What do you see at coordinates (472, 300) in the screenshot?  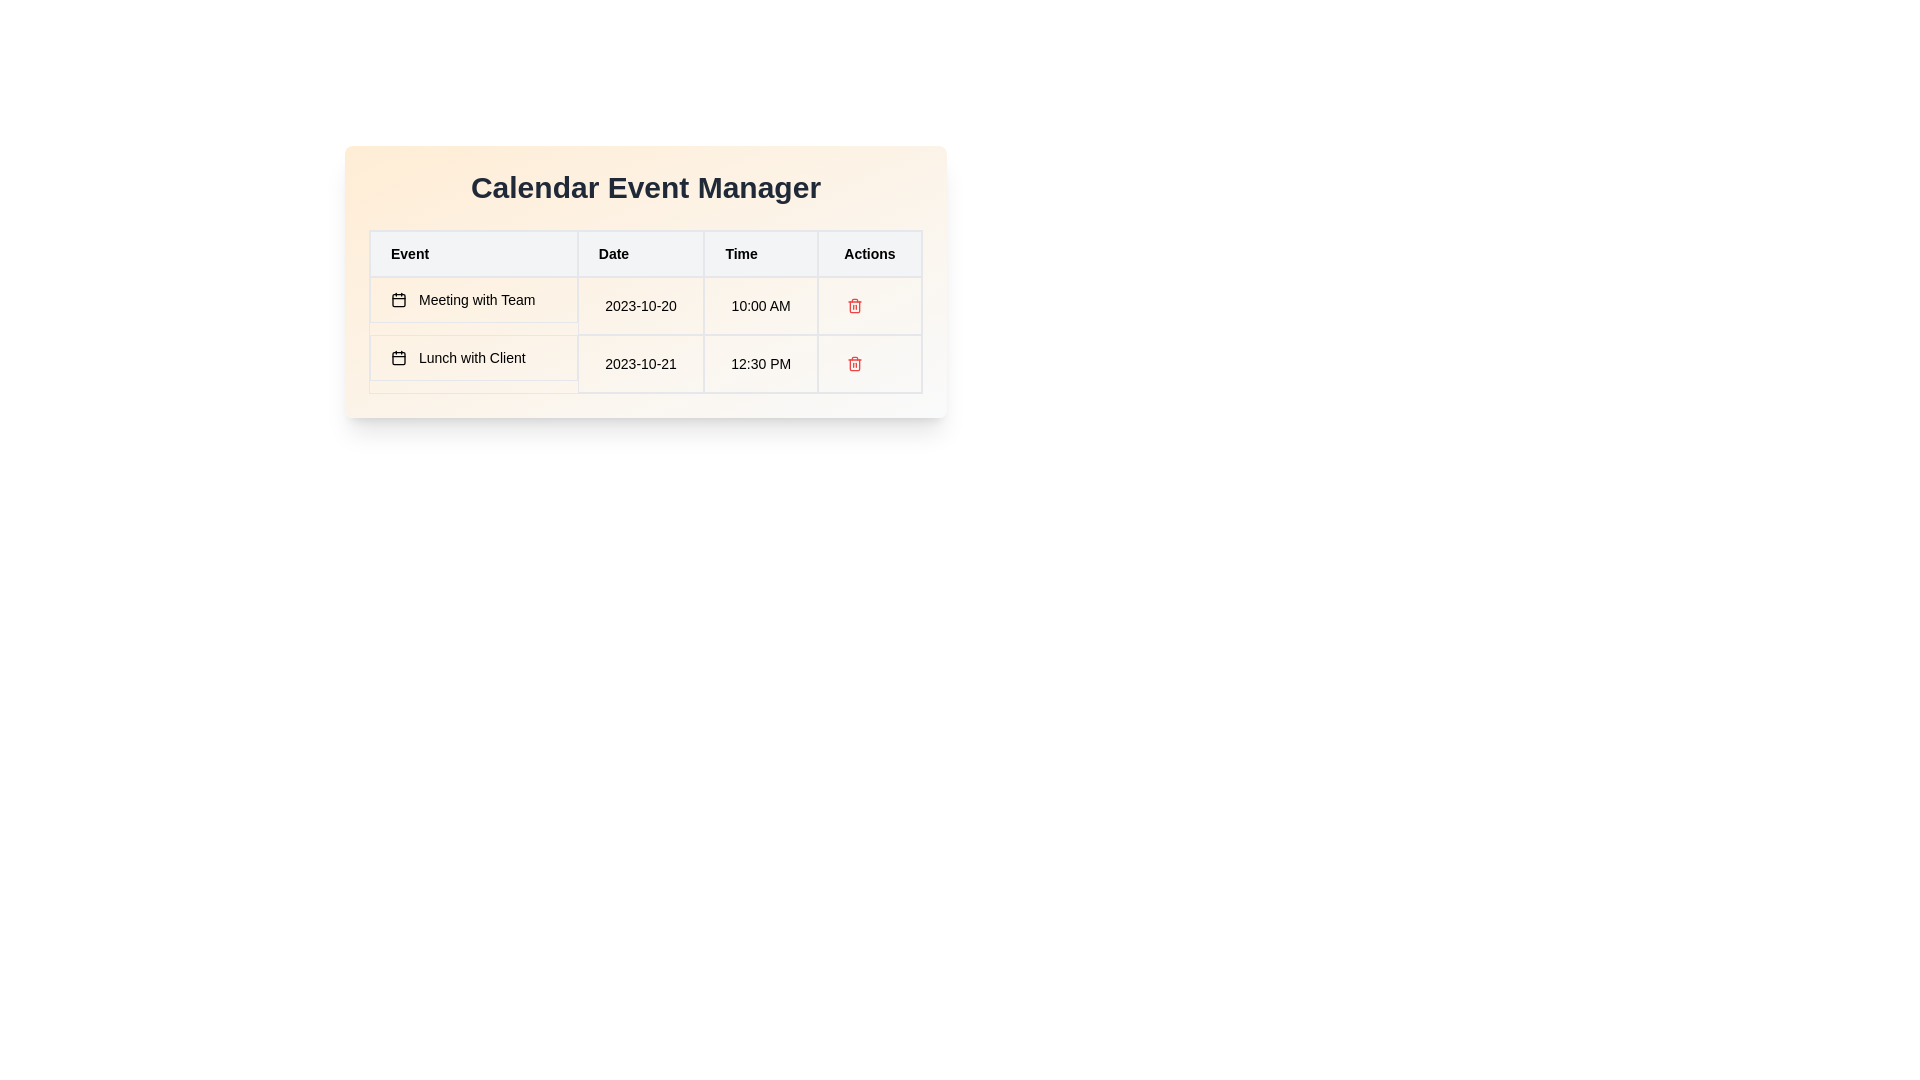 I see `the Text label displaying 'Meeting with Team' located in the first row of the table under the 'Event' column` at bounding box center [472, 300].